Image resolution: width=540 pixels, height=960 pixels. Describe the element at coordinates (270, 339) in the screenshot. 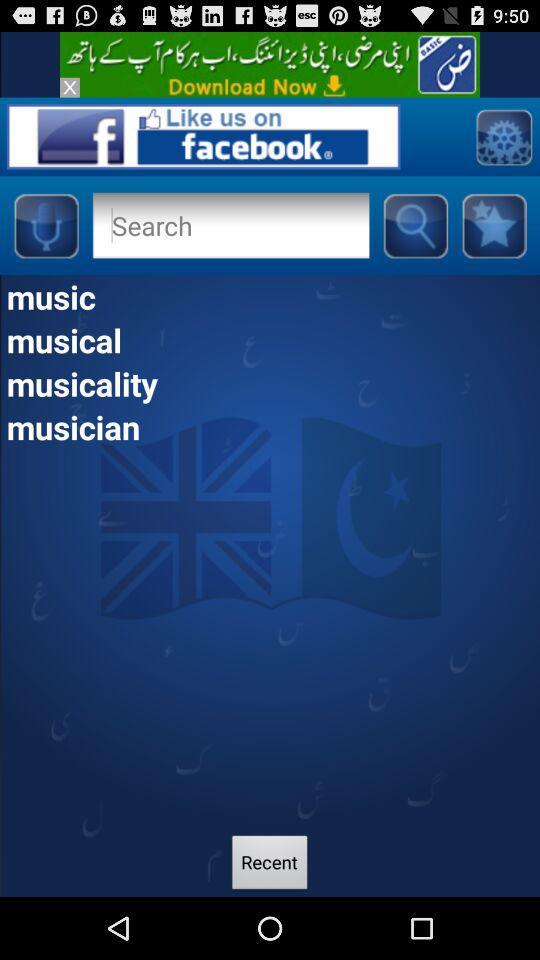

I see `musical app` at that location.